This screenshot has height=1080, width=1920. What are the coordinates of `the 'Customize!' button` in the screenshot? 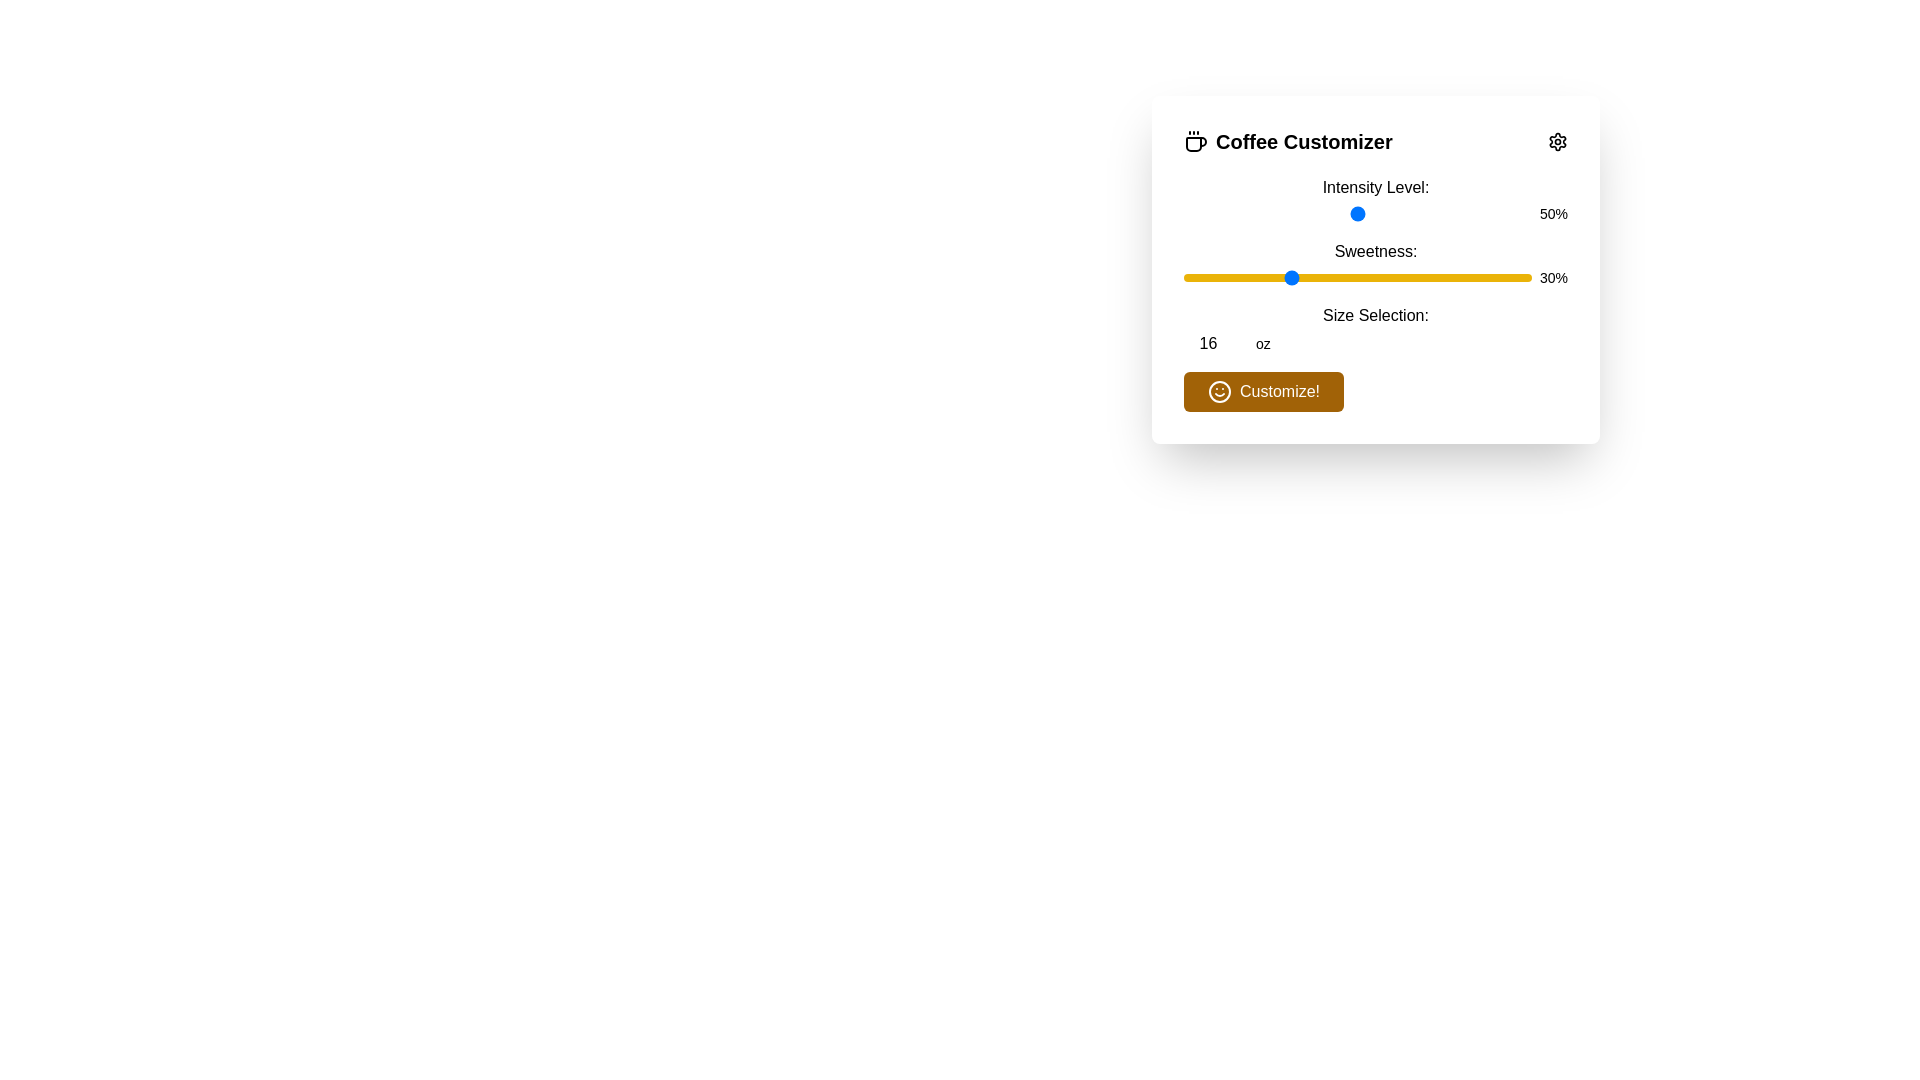 It's located at (1262, 392).